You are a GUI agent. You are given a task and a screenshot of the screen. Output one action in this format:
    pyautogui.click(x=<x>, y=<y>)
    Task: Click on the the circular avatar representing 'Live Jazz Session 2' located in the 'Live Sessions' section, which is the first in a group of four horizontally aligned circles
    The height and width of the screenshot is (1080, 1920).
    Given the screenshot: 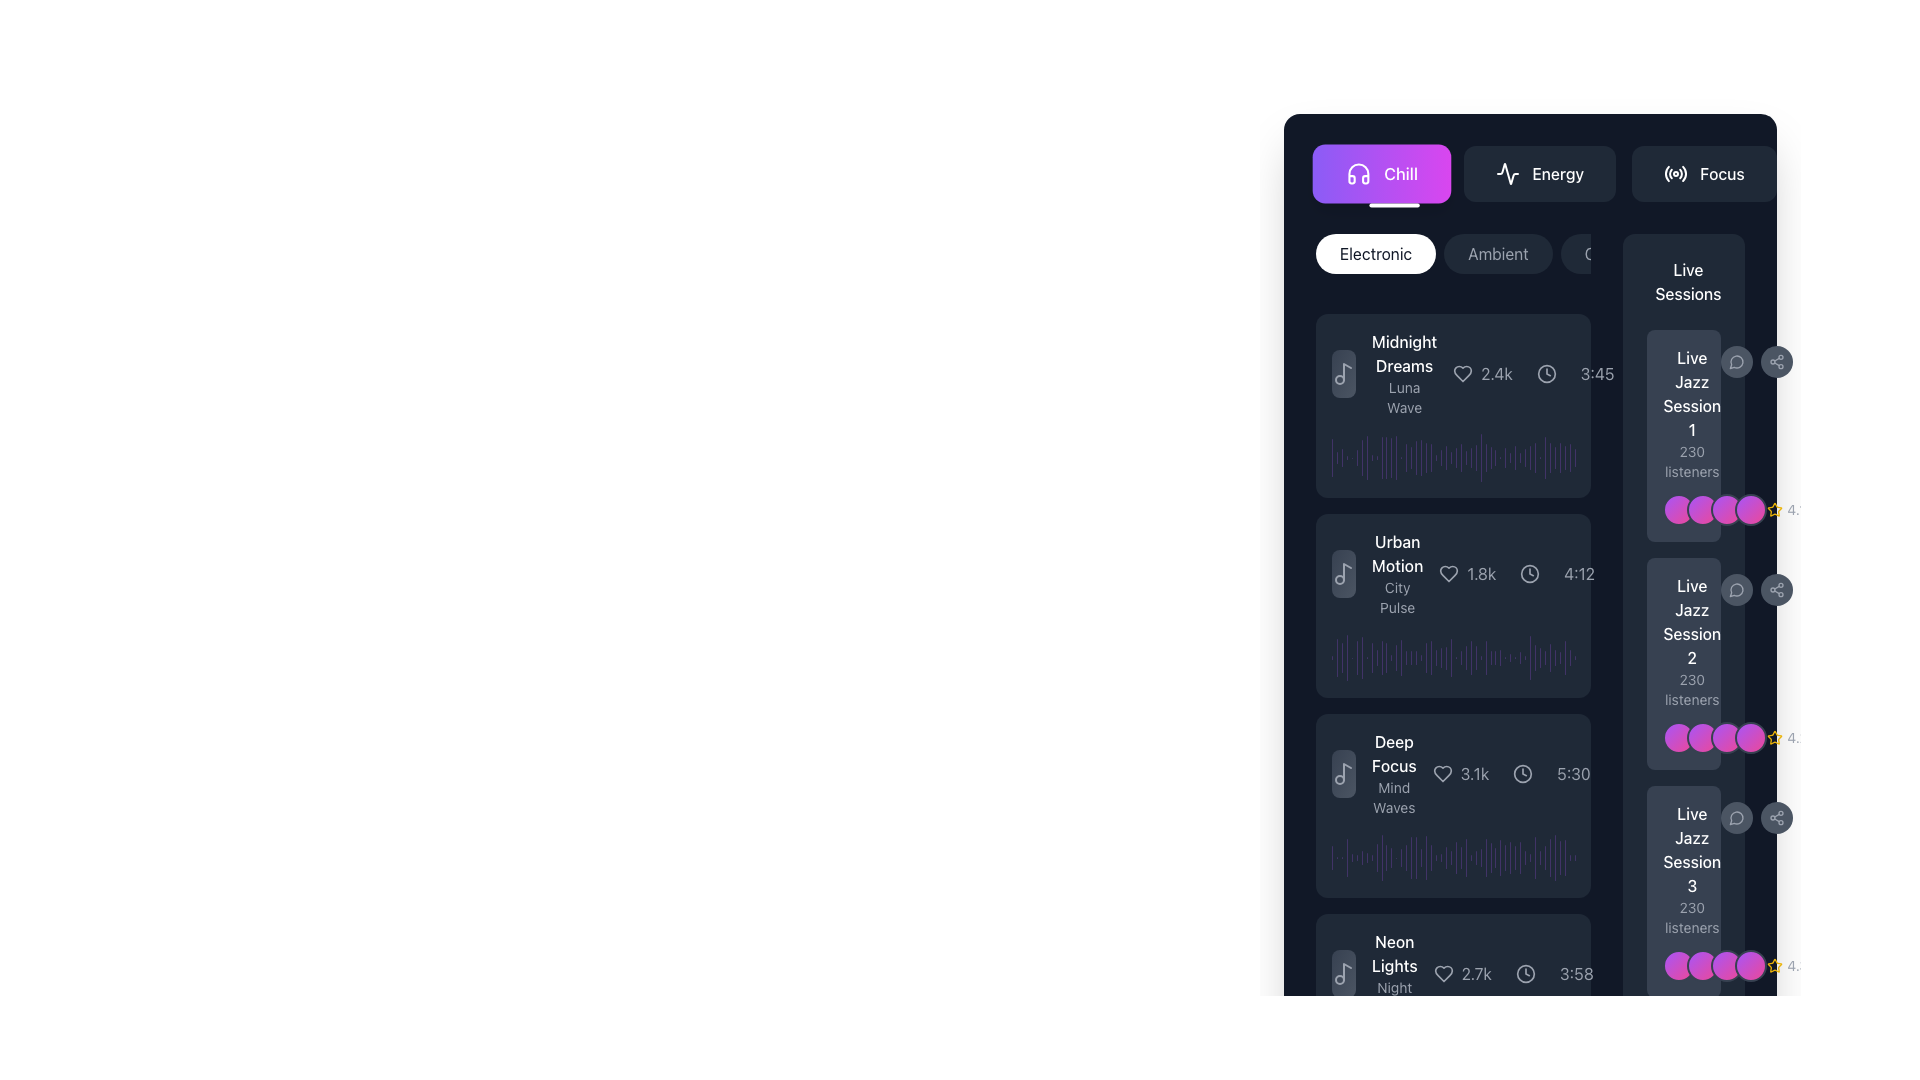 What is the action you would take?
    pyautogui.click(x=1679, y=737)
    